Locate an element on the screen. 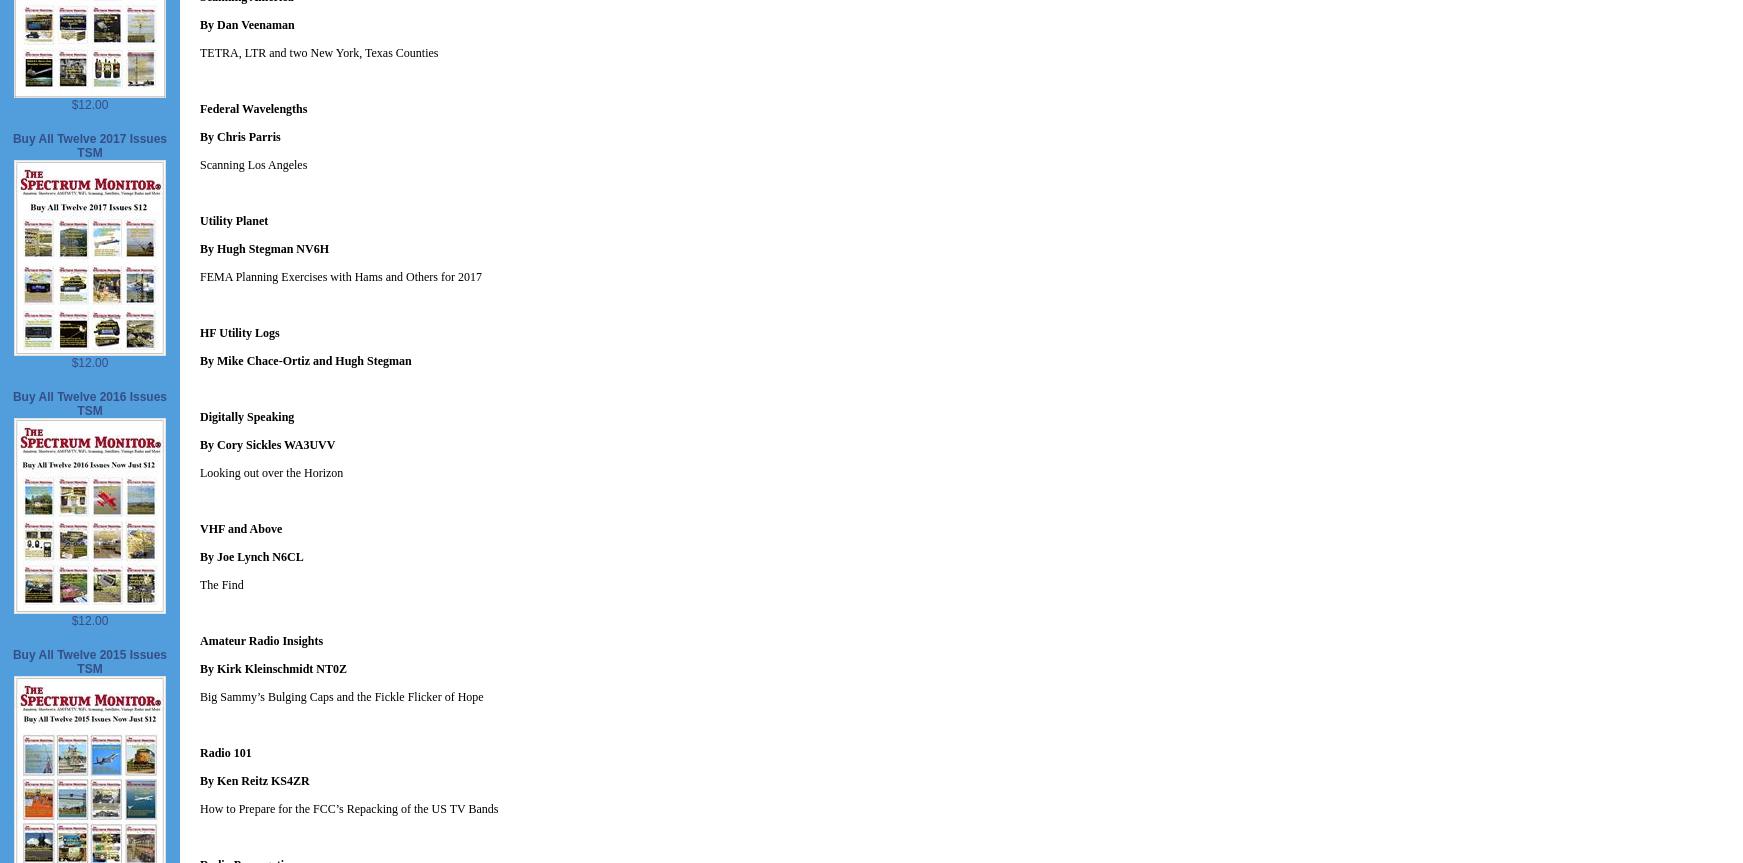 Image resolution: width=1743 pixels, height=863 pixels. 'By Dan Veenaman' is located at coordinates (246, 25).